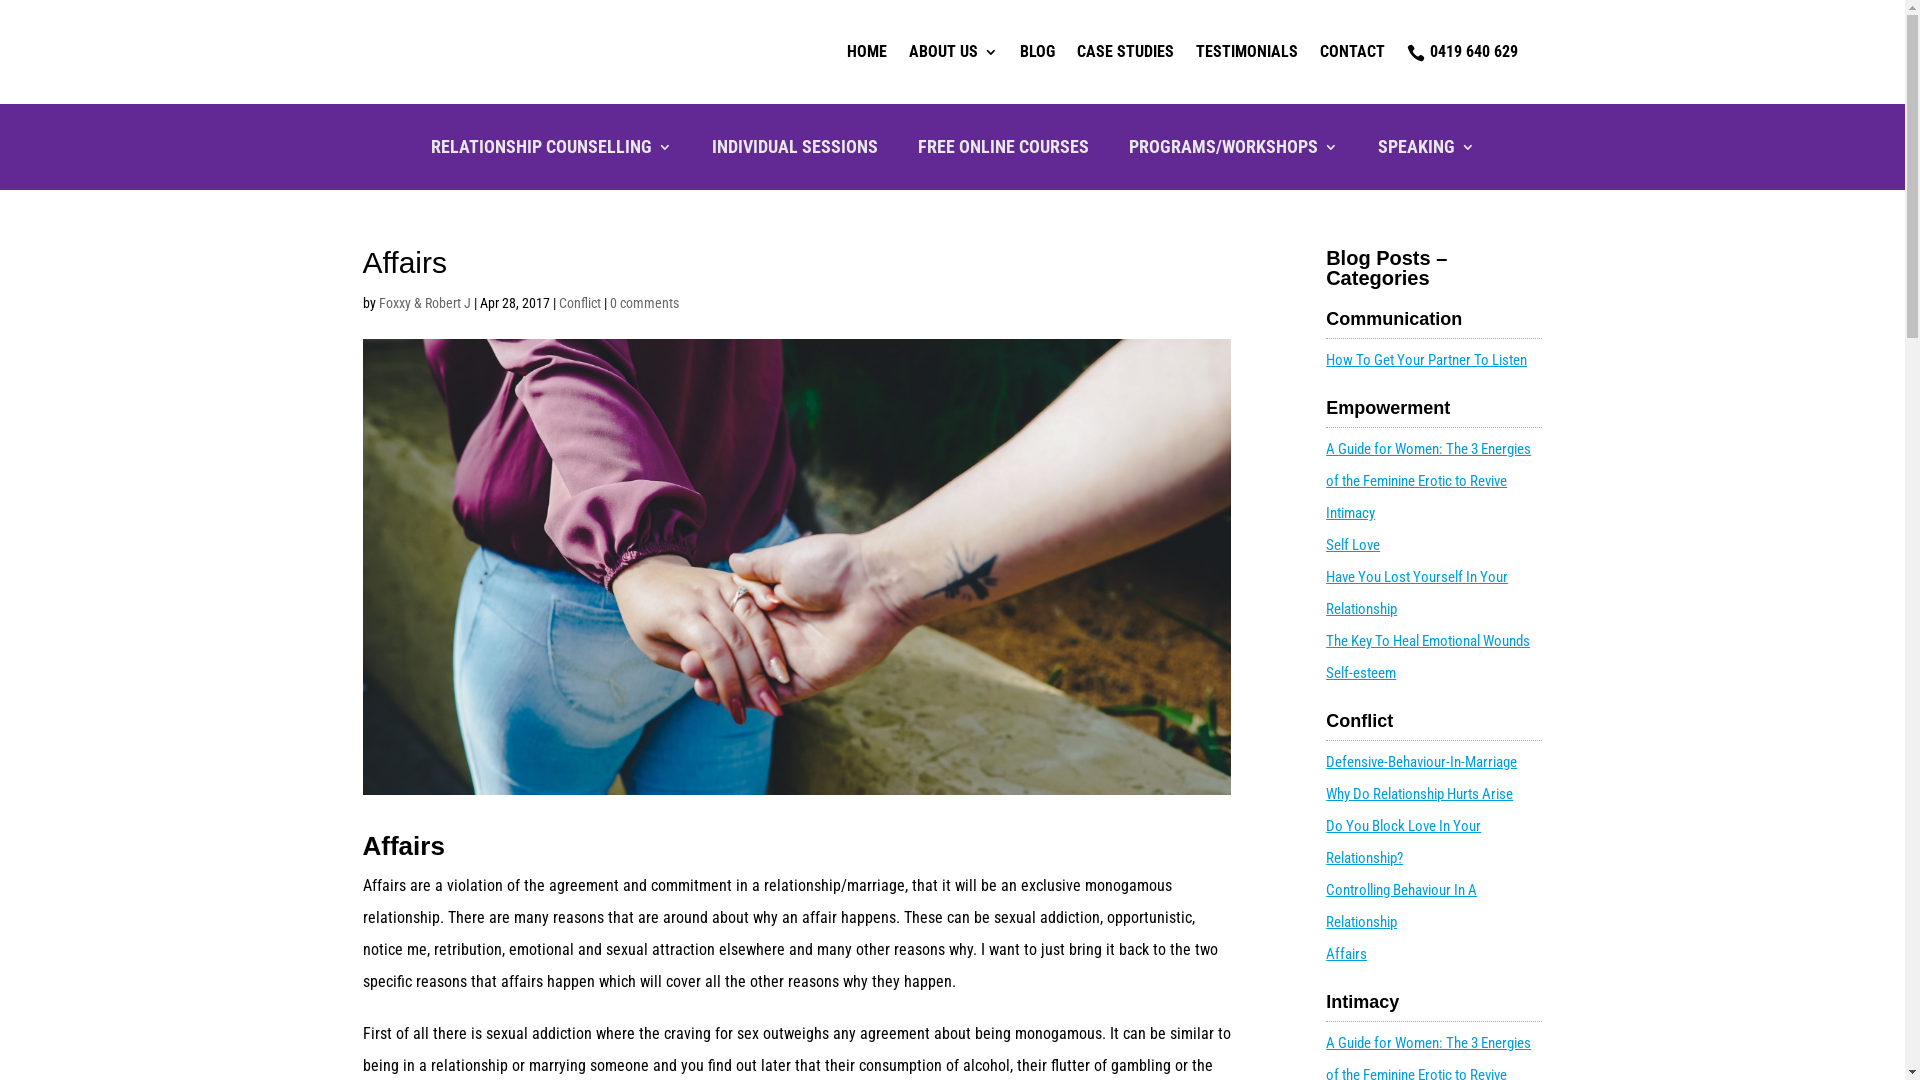 Image resolution: width=1920 pixels, height=1080 pixels. Describe the element at coordinates (1346, 952) in the screenshot. I see `'Affairs'` at that location.